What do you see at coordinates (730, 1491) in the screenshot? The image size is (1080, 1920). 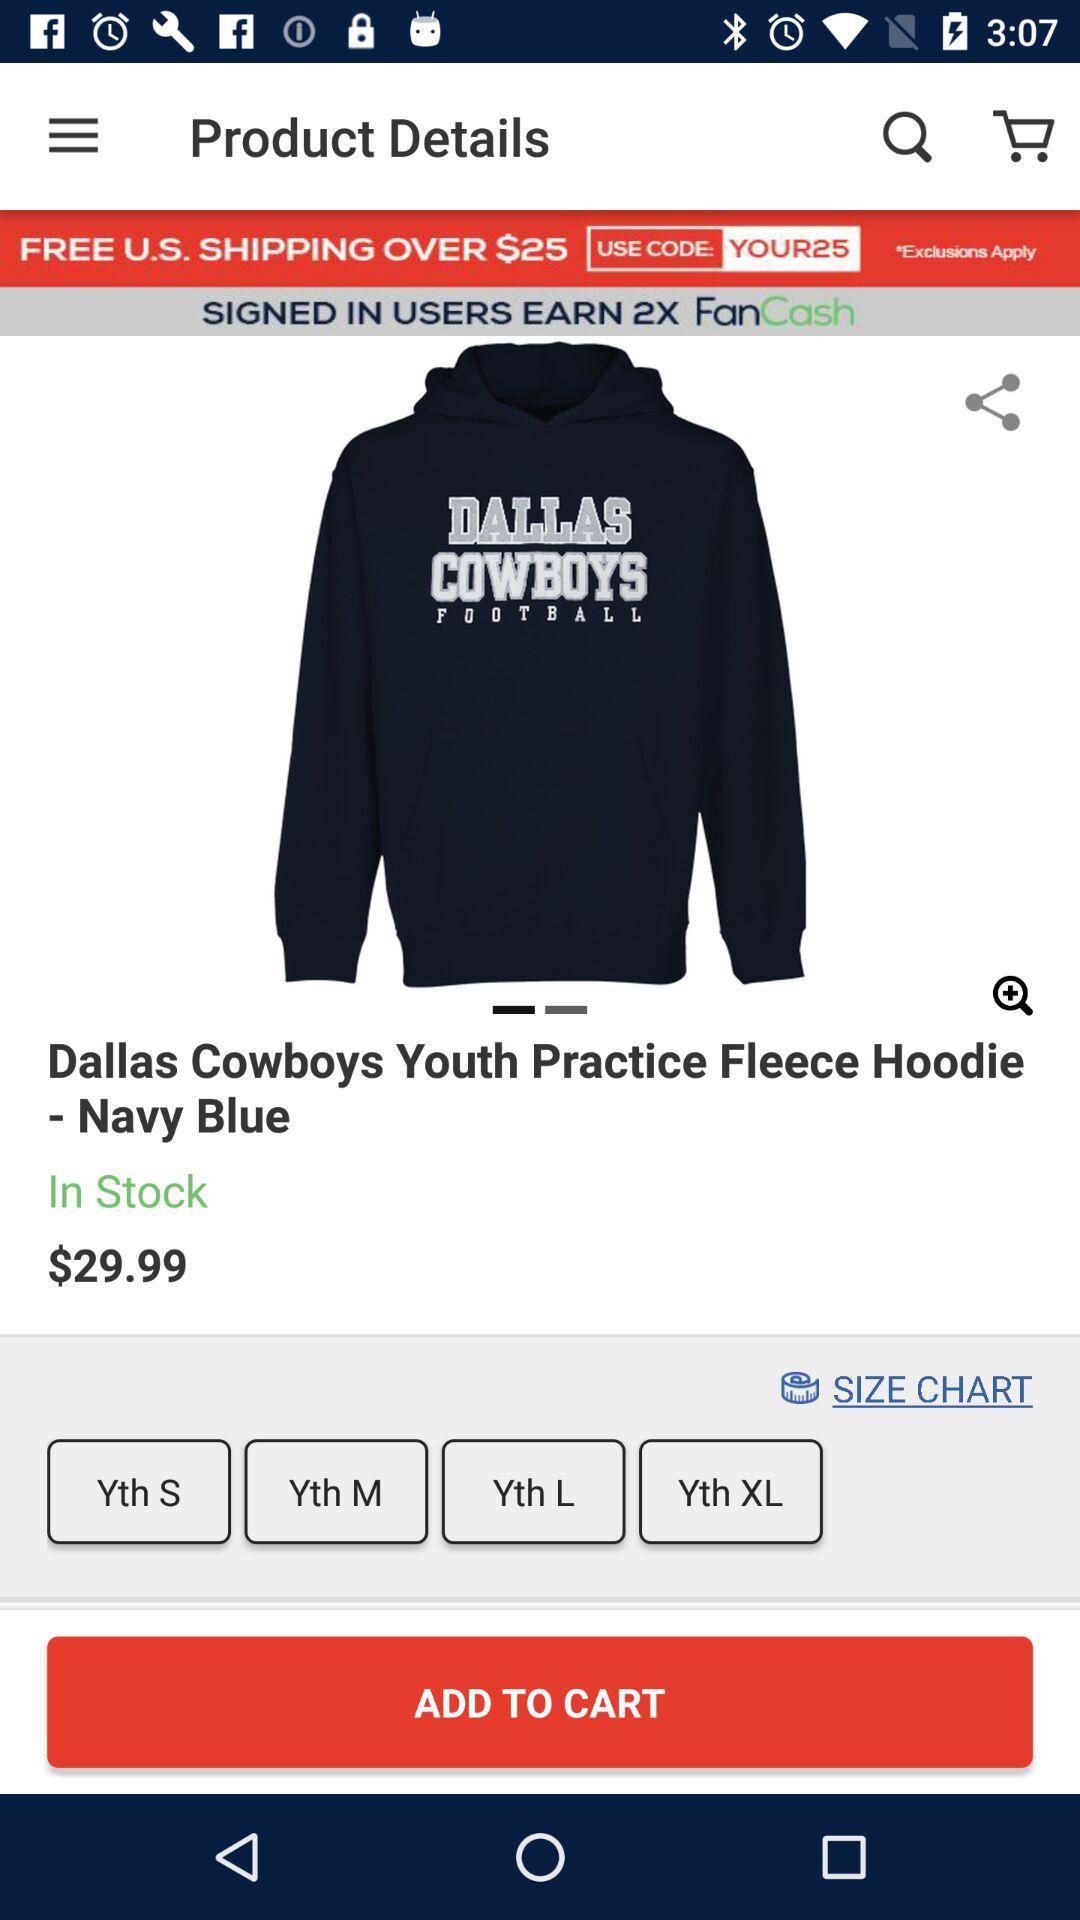 I see `item next to yth l` at bounding box center [730, 1491].